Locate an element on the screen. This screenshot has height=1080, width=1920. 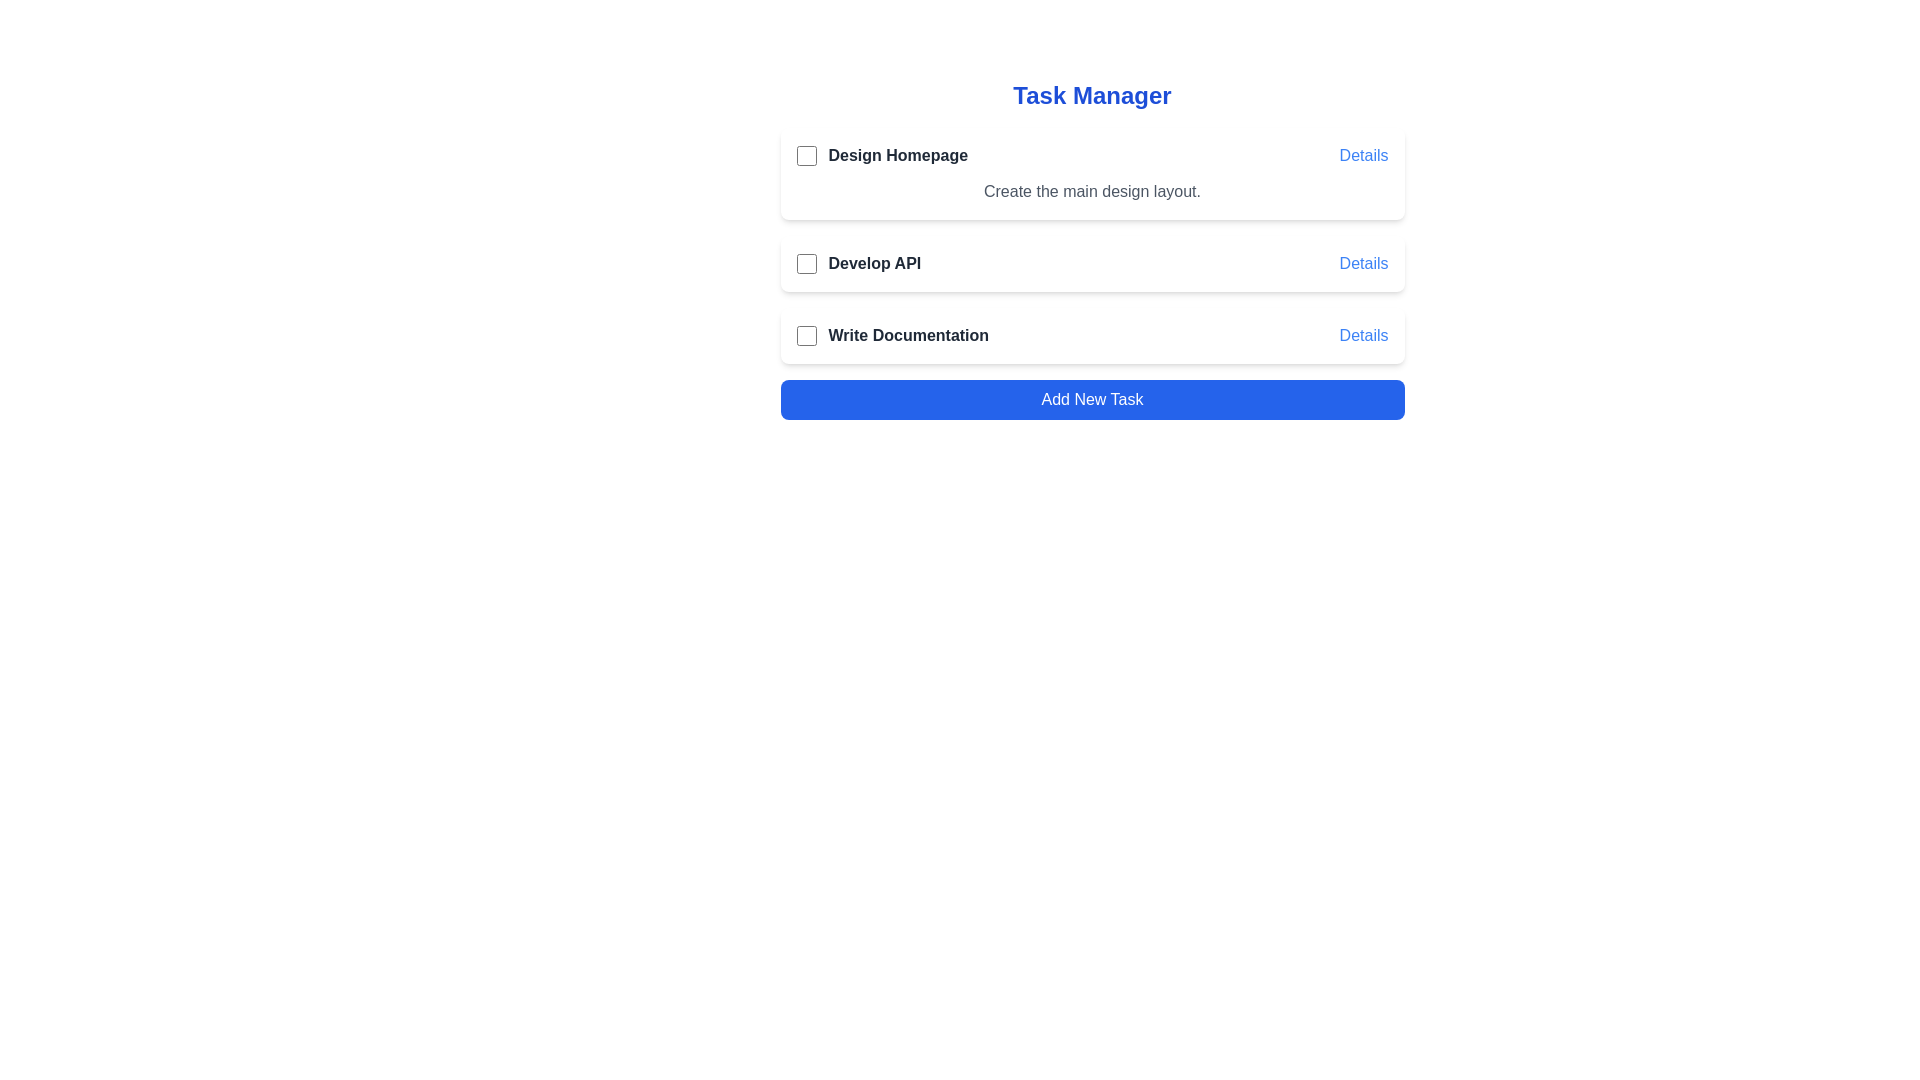
the 'Add New Task' button to initiate adding a new task is located at coordinates (1091, 400).